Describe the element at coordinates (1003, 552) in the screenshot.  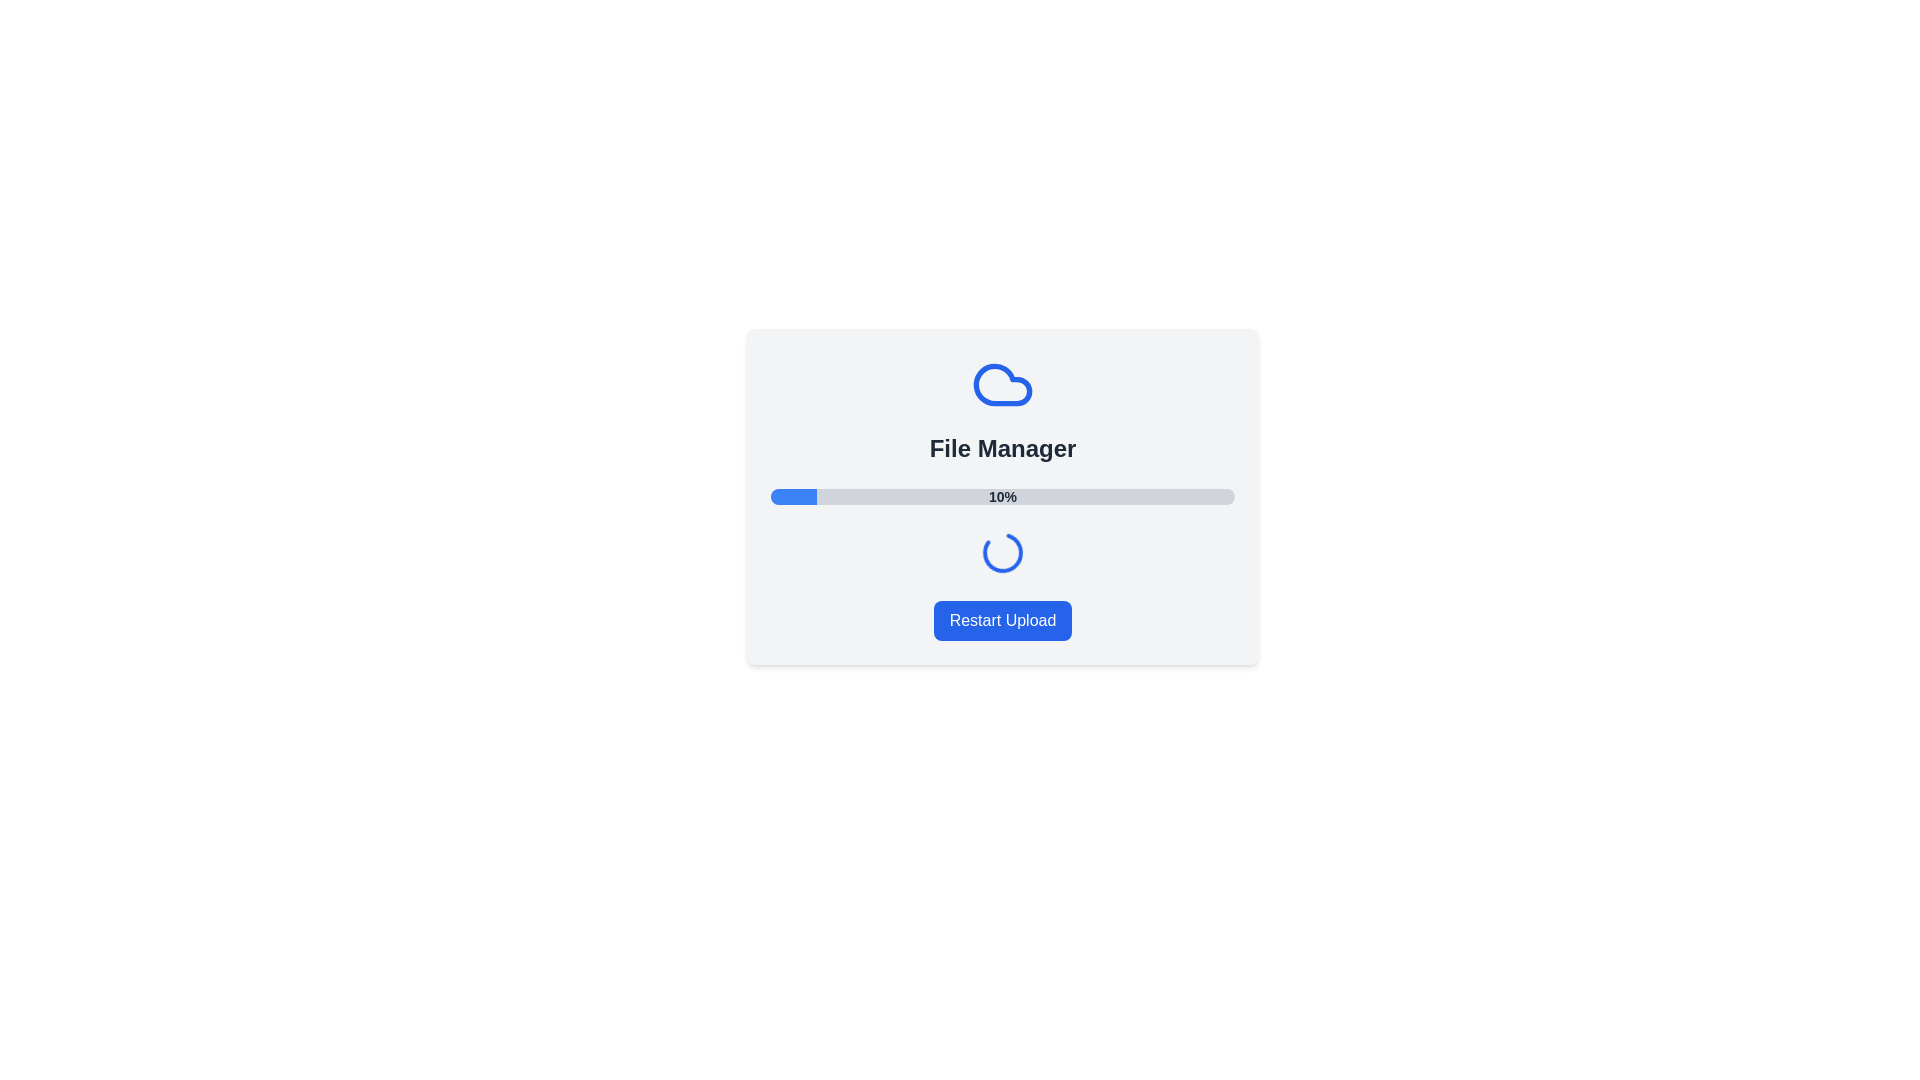
I see `the animation of the circular blue loading spinner located centrally beneath the progress bar within the card interface` at that location.